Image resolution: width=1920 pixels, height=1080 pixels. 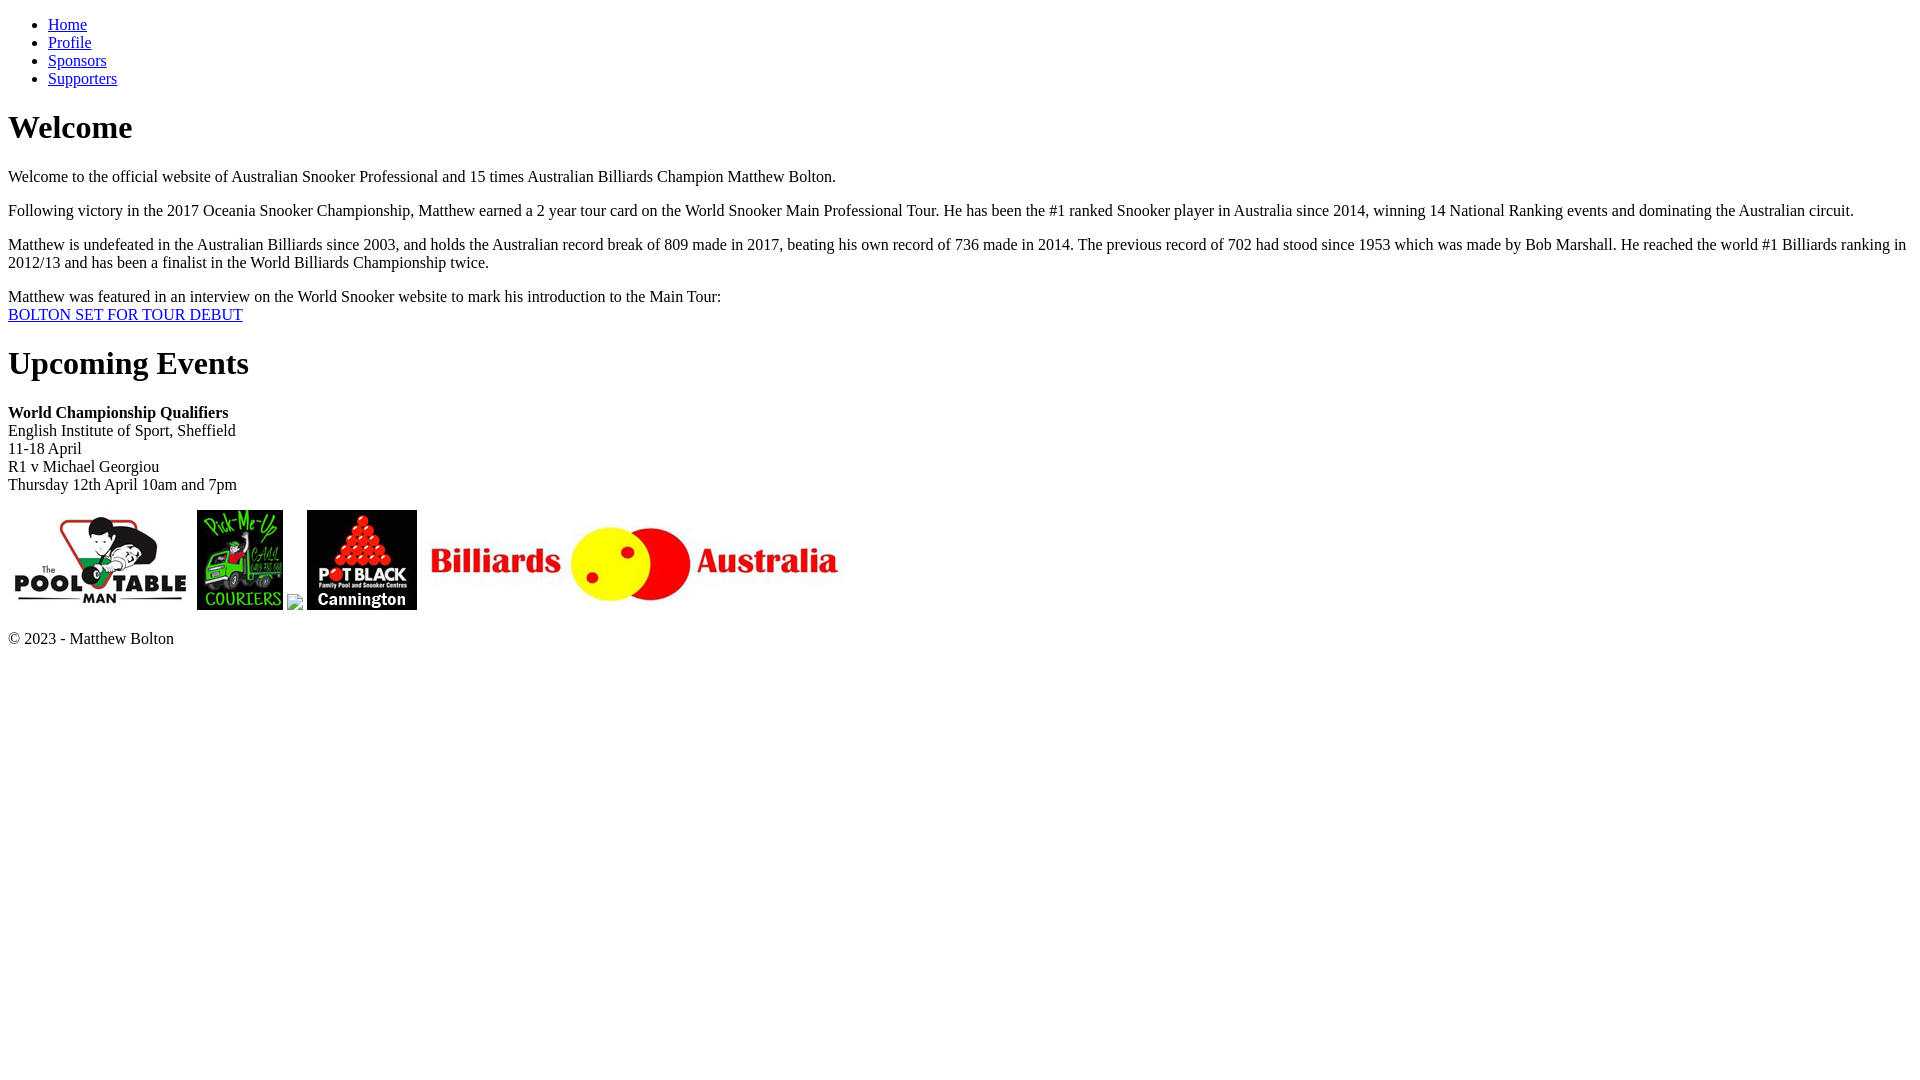 What do you see at coordinates (67, 24) in the screenshot?
I see `'Home'` at bounding box center [67, 24].